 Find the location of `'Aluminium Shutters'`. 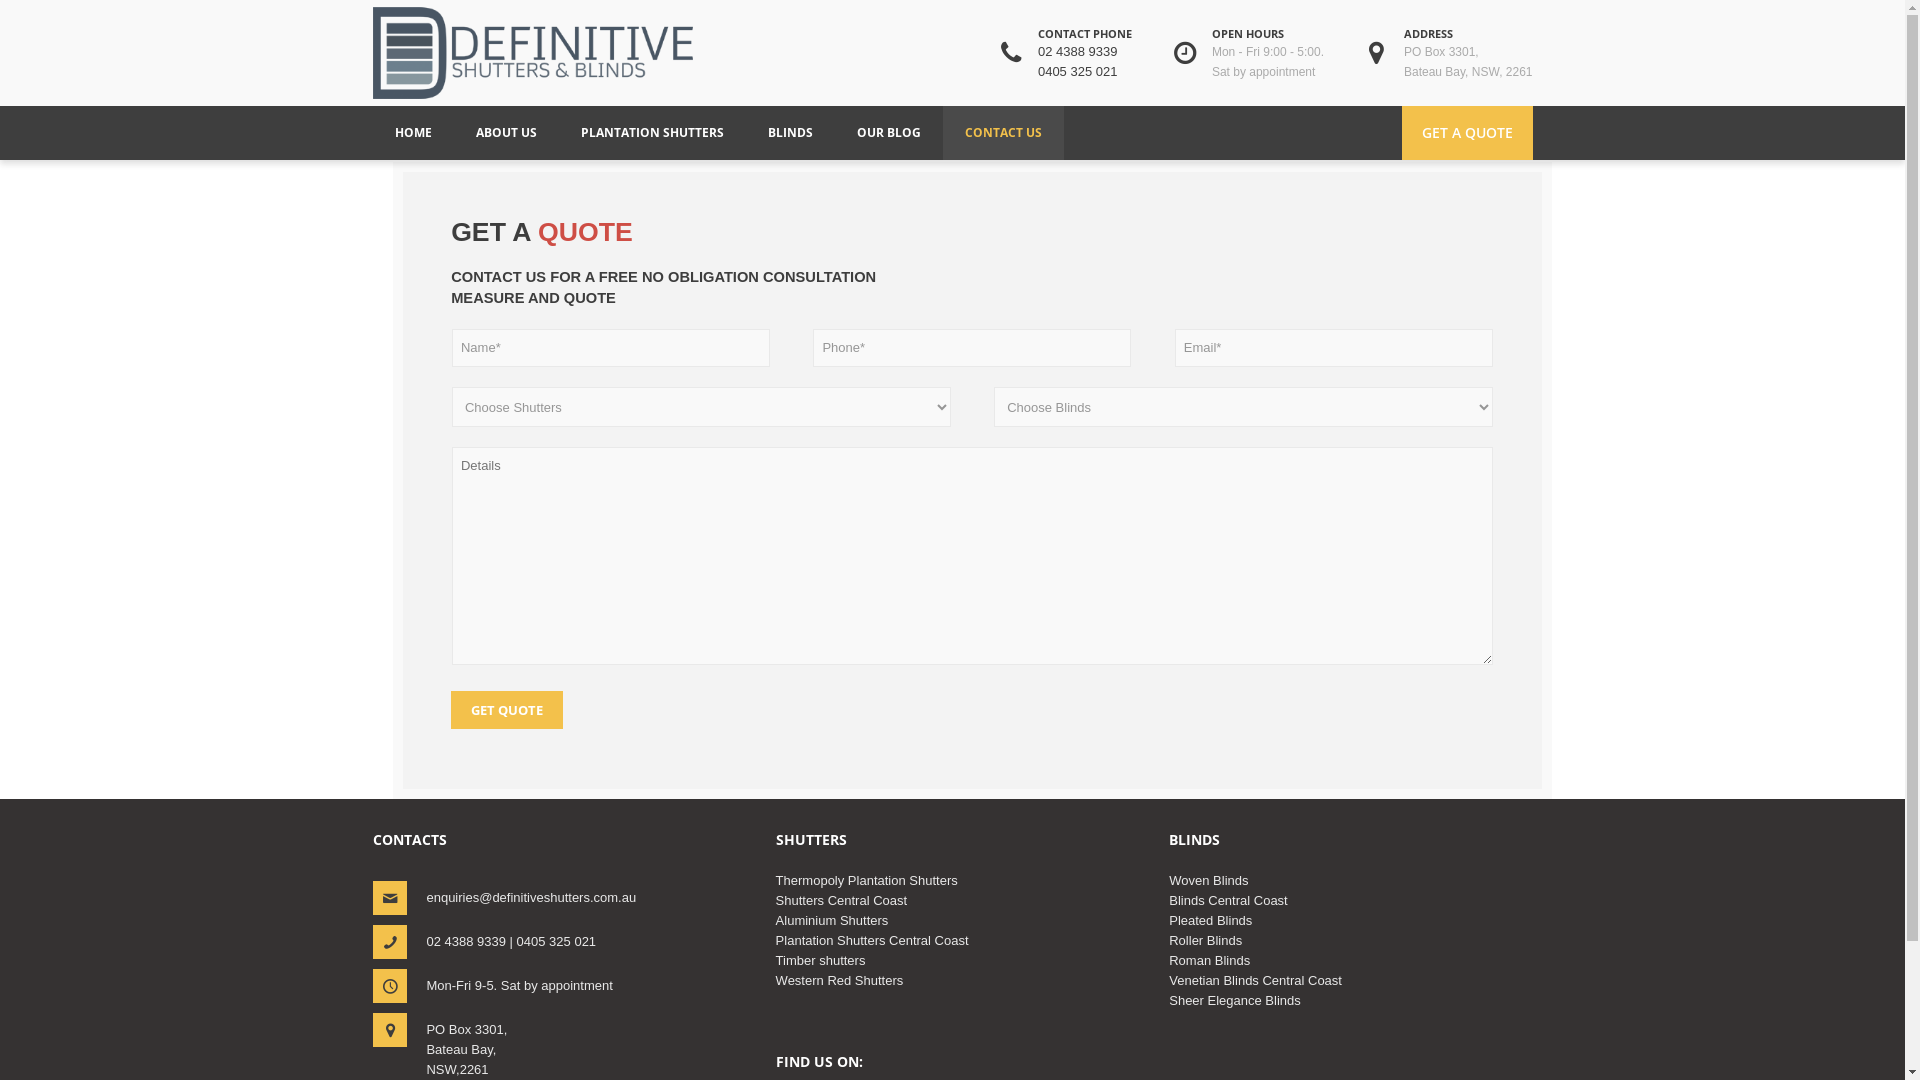

'Aluminium Shutters' is located at coordinates (832, 920).